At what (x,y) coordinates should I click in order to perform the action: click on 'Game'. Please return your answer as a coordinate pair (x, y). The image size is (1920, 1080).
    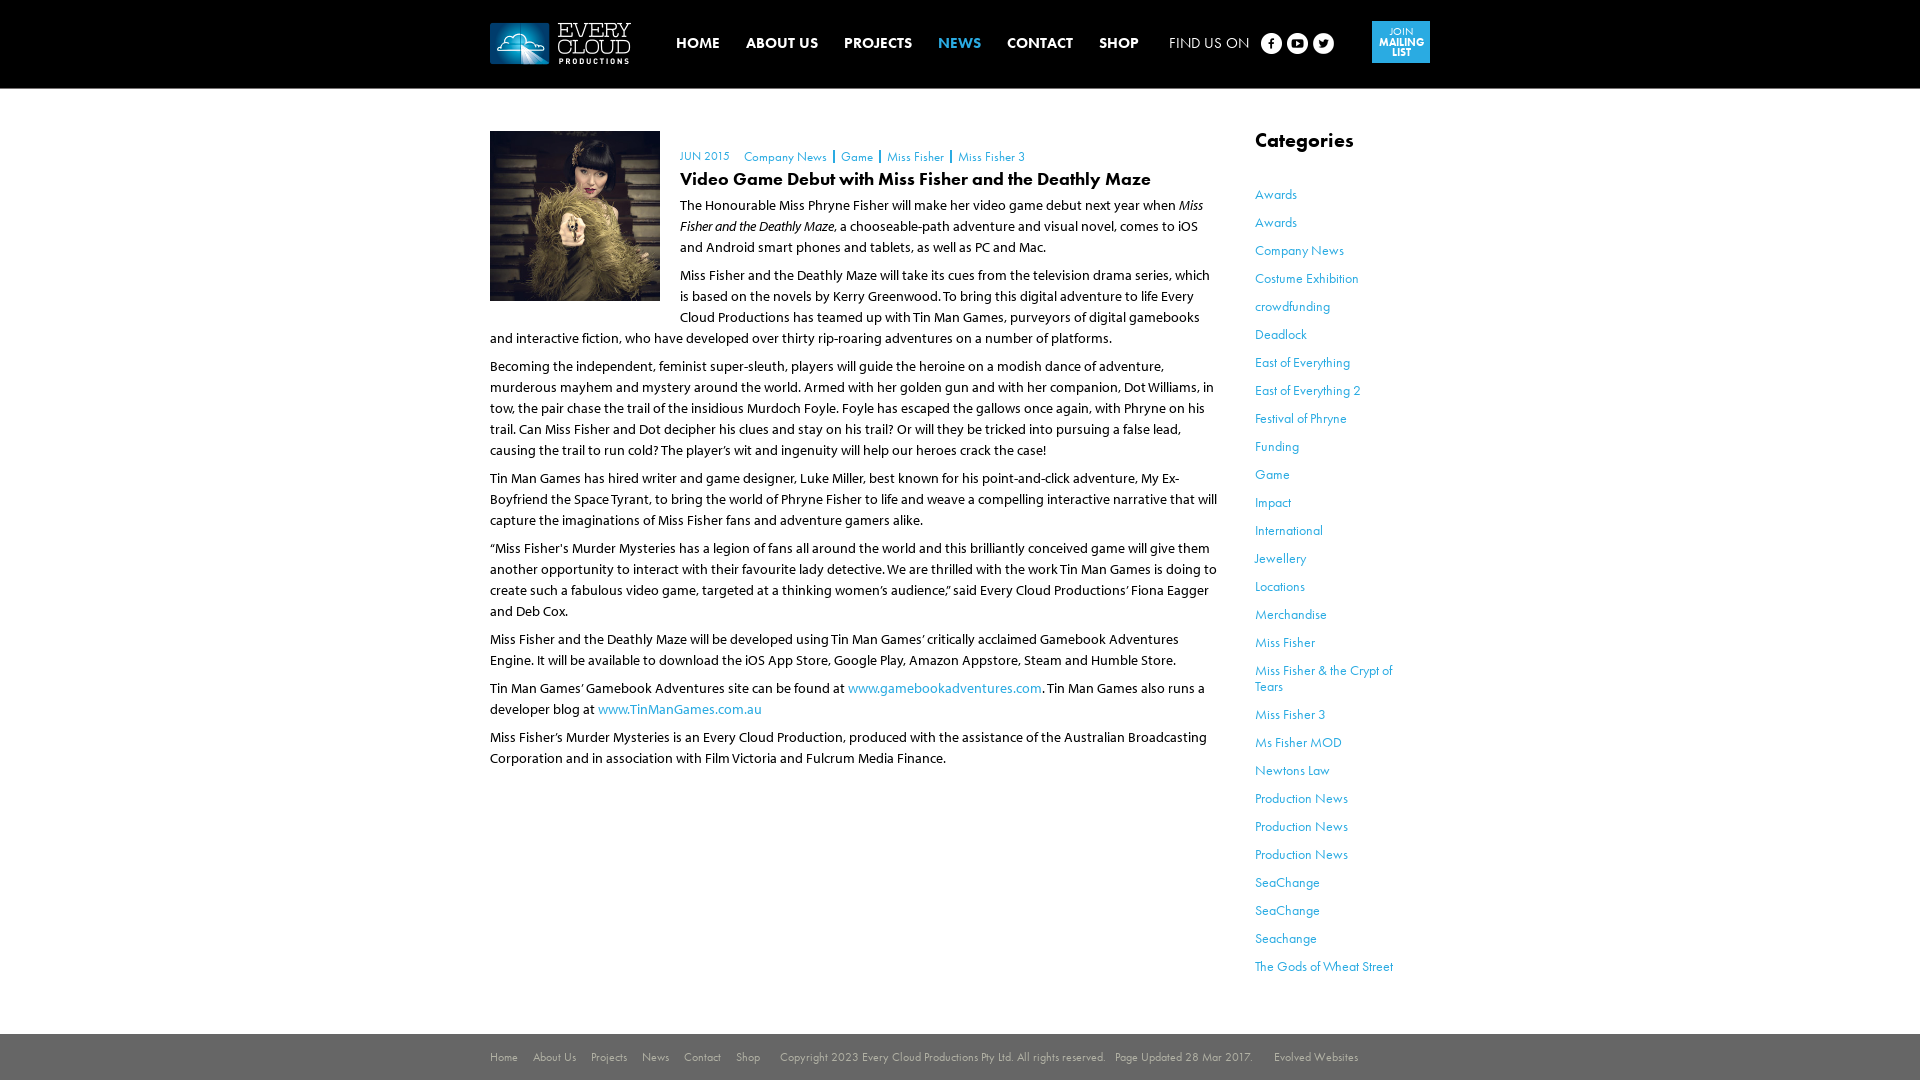
    Looking at the image, I should click on (855, 155).